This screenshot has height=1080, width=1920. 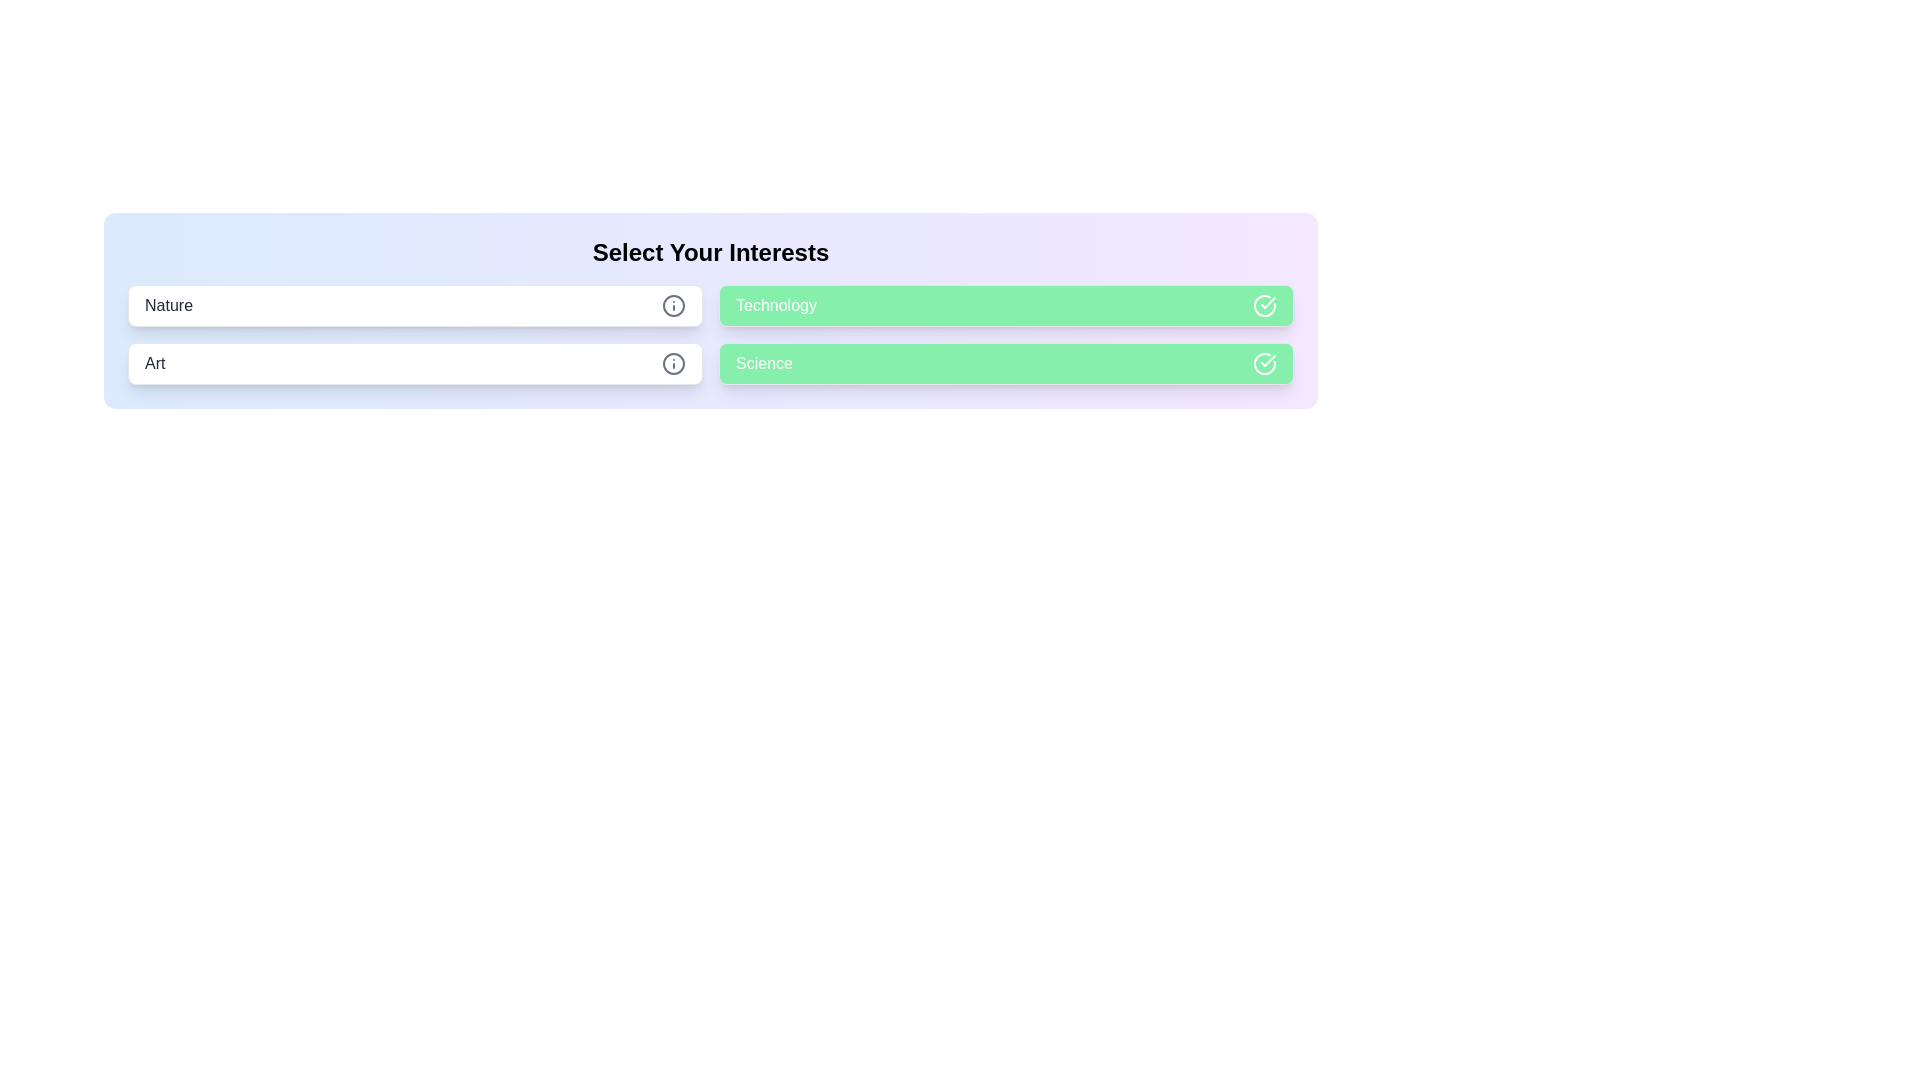 What do you see at coordinates (1006, 305) in the screenshot?
I see `the chip labeled Technology` at bounding box center [1006, 305].